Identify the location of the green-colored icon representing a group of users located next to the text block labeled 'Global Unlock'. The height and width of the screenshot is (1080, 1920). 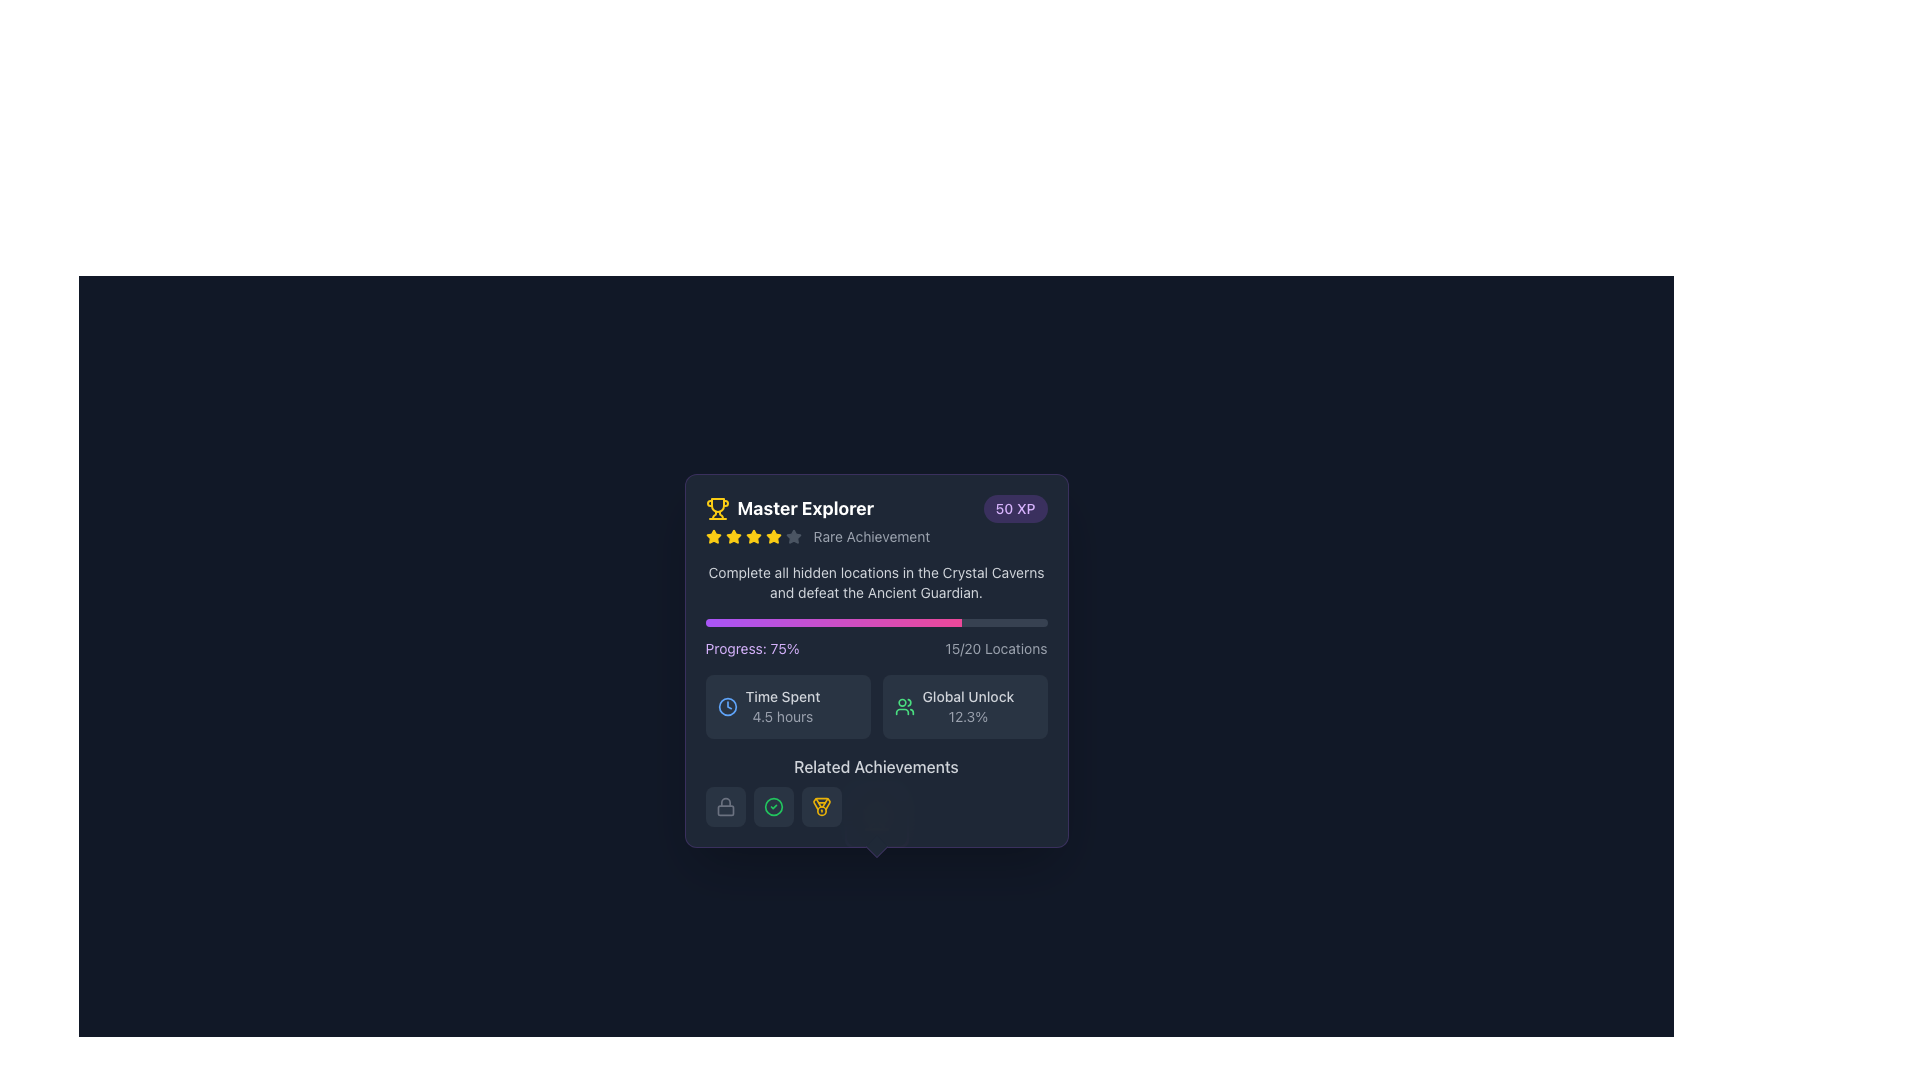
(903, 705).